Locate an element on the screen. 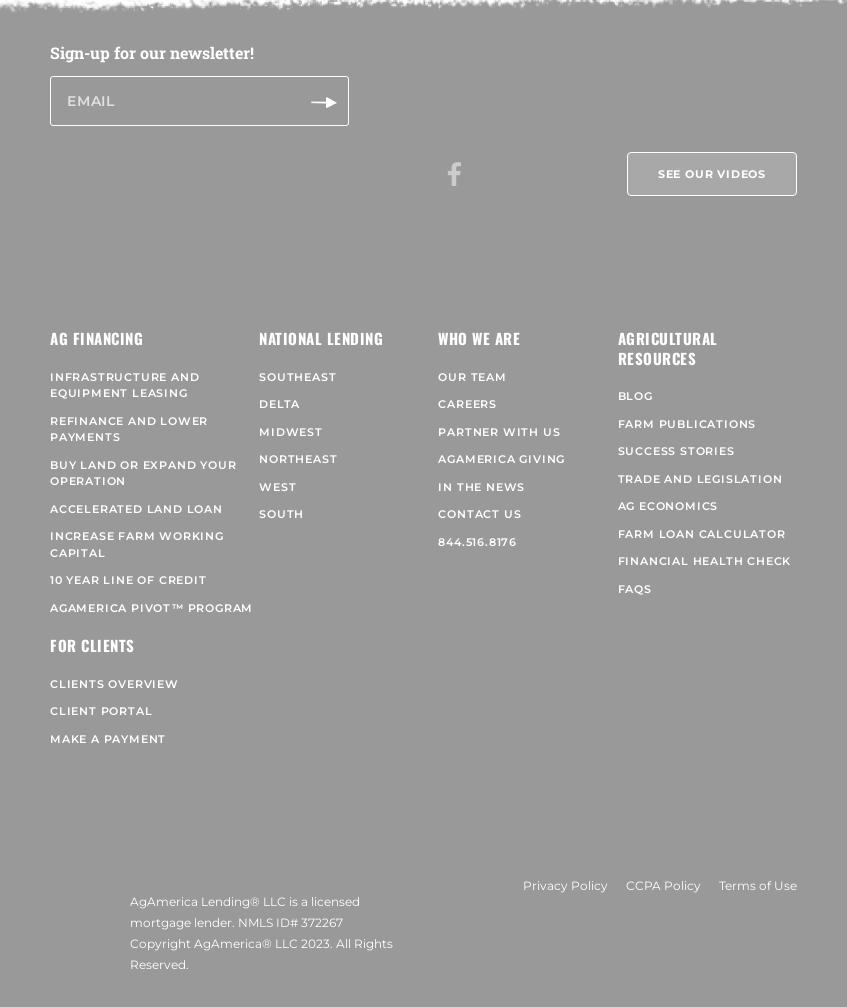 The width and height of the screenshot is (847, 1007). 'Ag Economics' is located at coordinates (667, 494).